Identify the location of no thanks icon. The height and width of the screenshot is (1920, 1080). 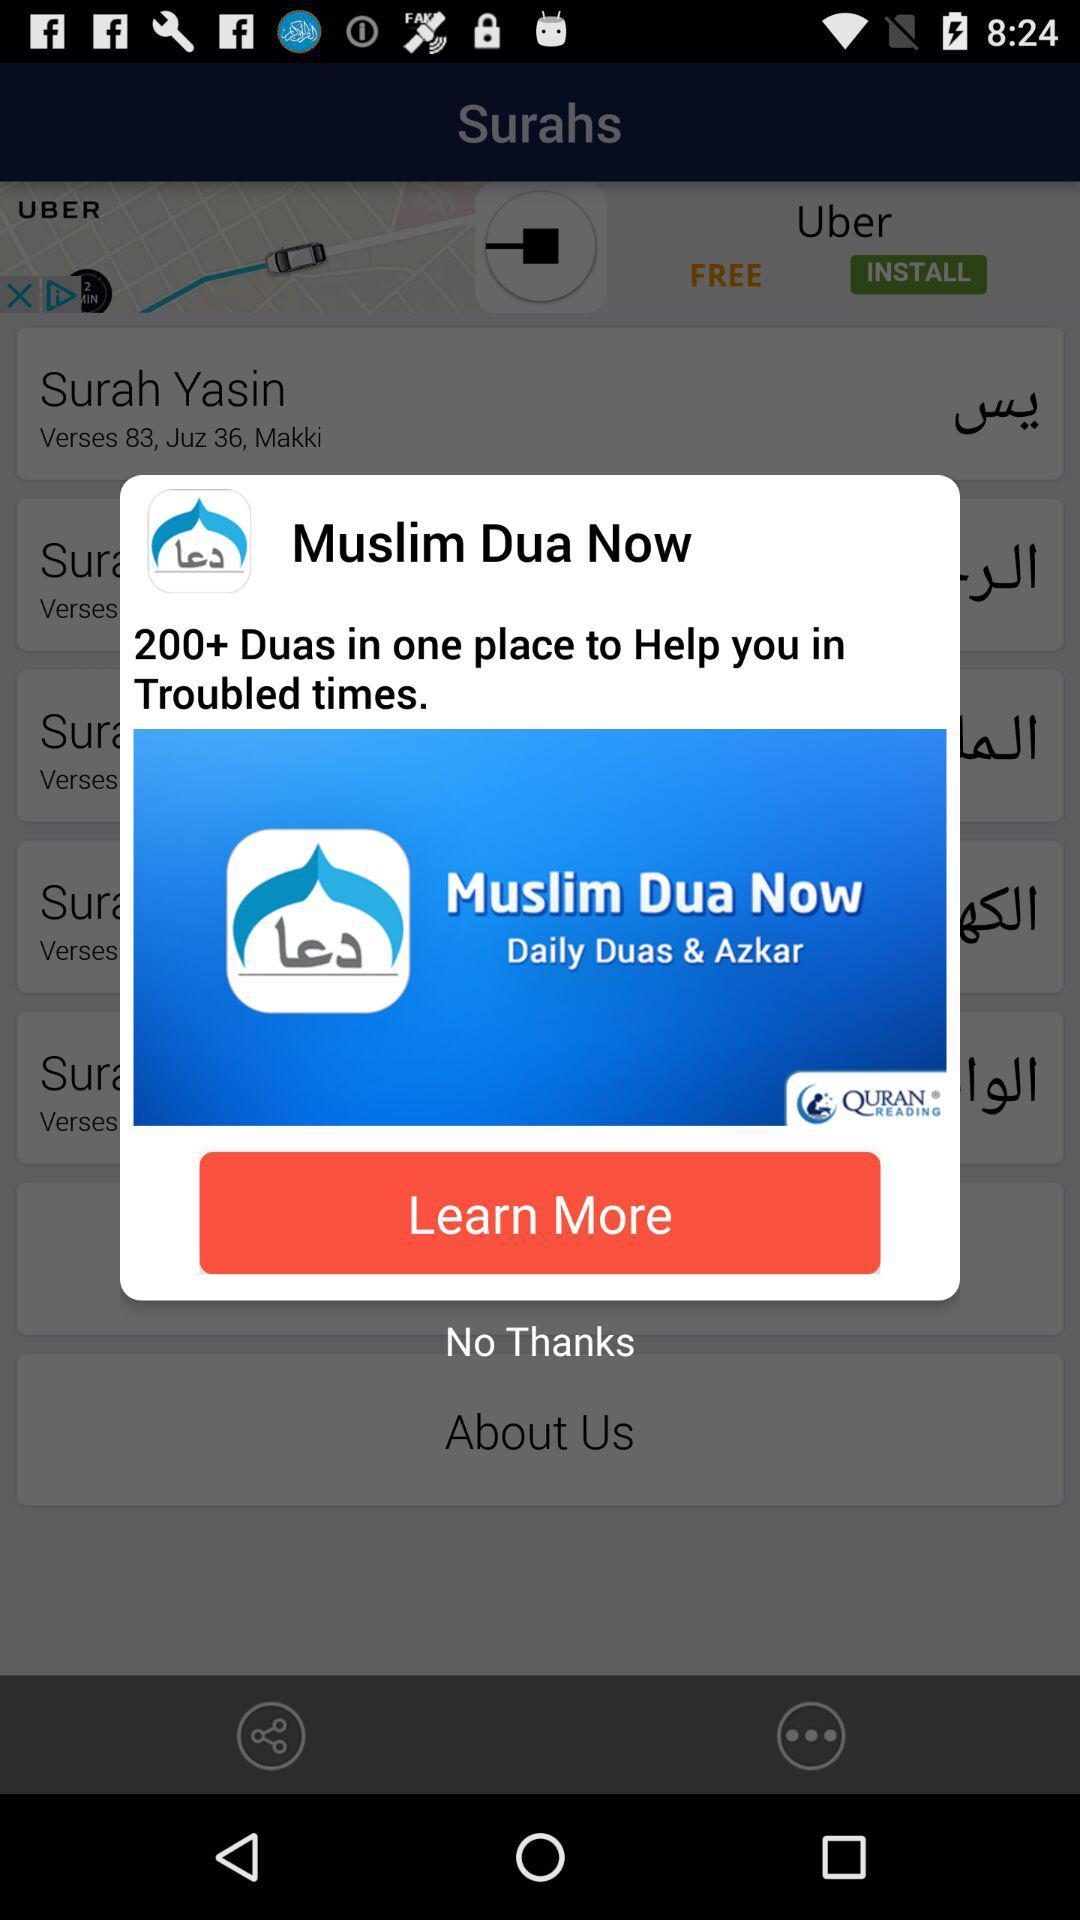
(540, 1340).